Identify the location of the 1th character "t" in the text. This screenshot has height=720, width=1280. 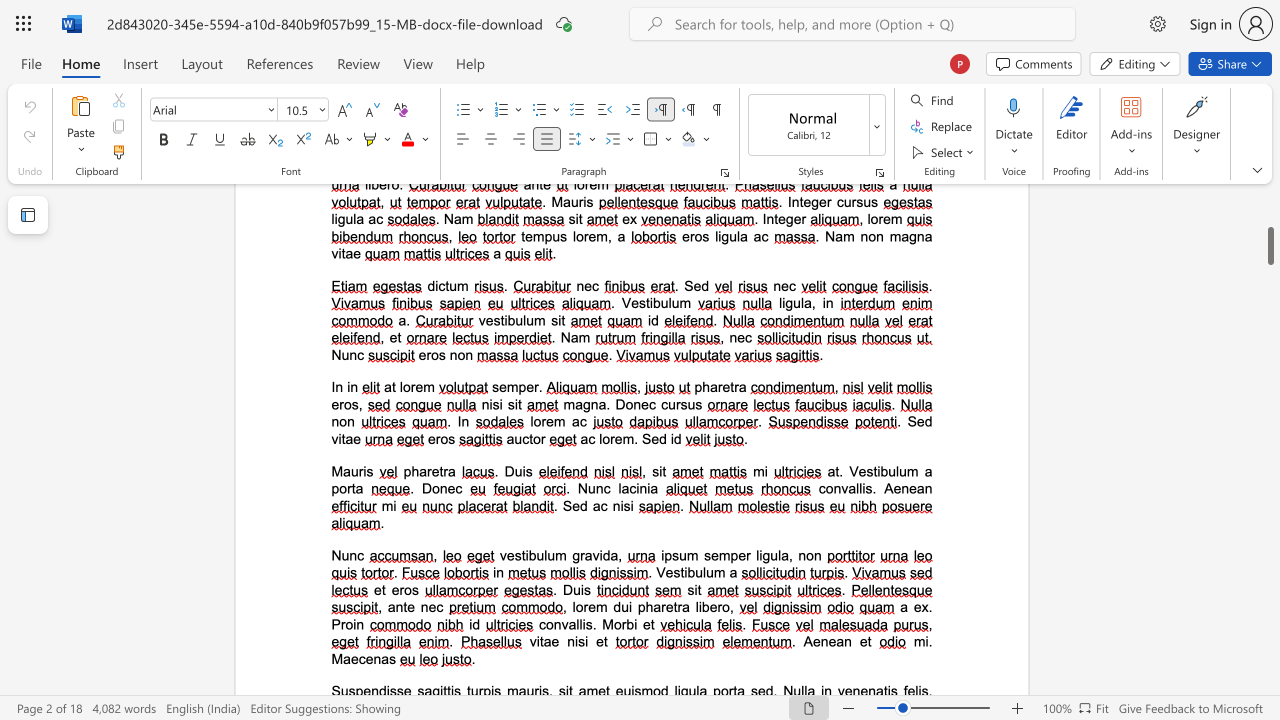
(682, 572).